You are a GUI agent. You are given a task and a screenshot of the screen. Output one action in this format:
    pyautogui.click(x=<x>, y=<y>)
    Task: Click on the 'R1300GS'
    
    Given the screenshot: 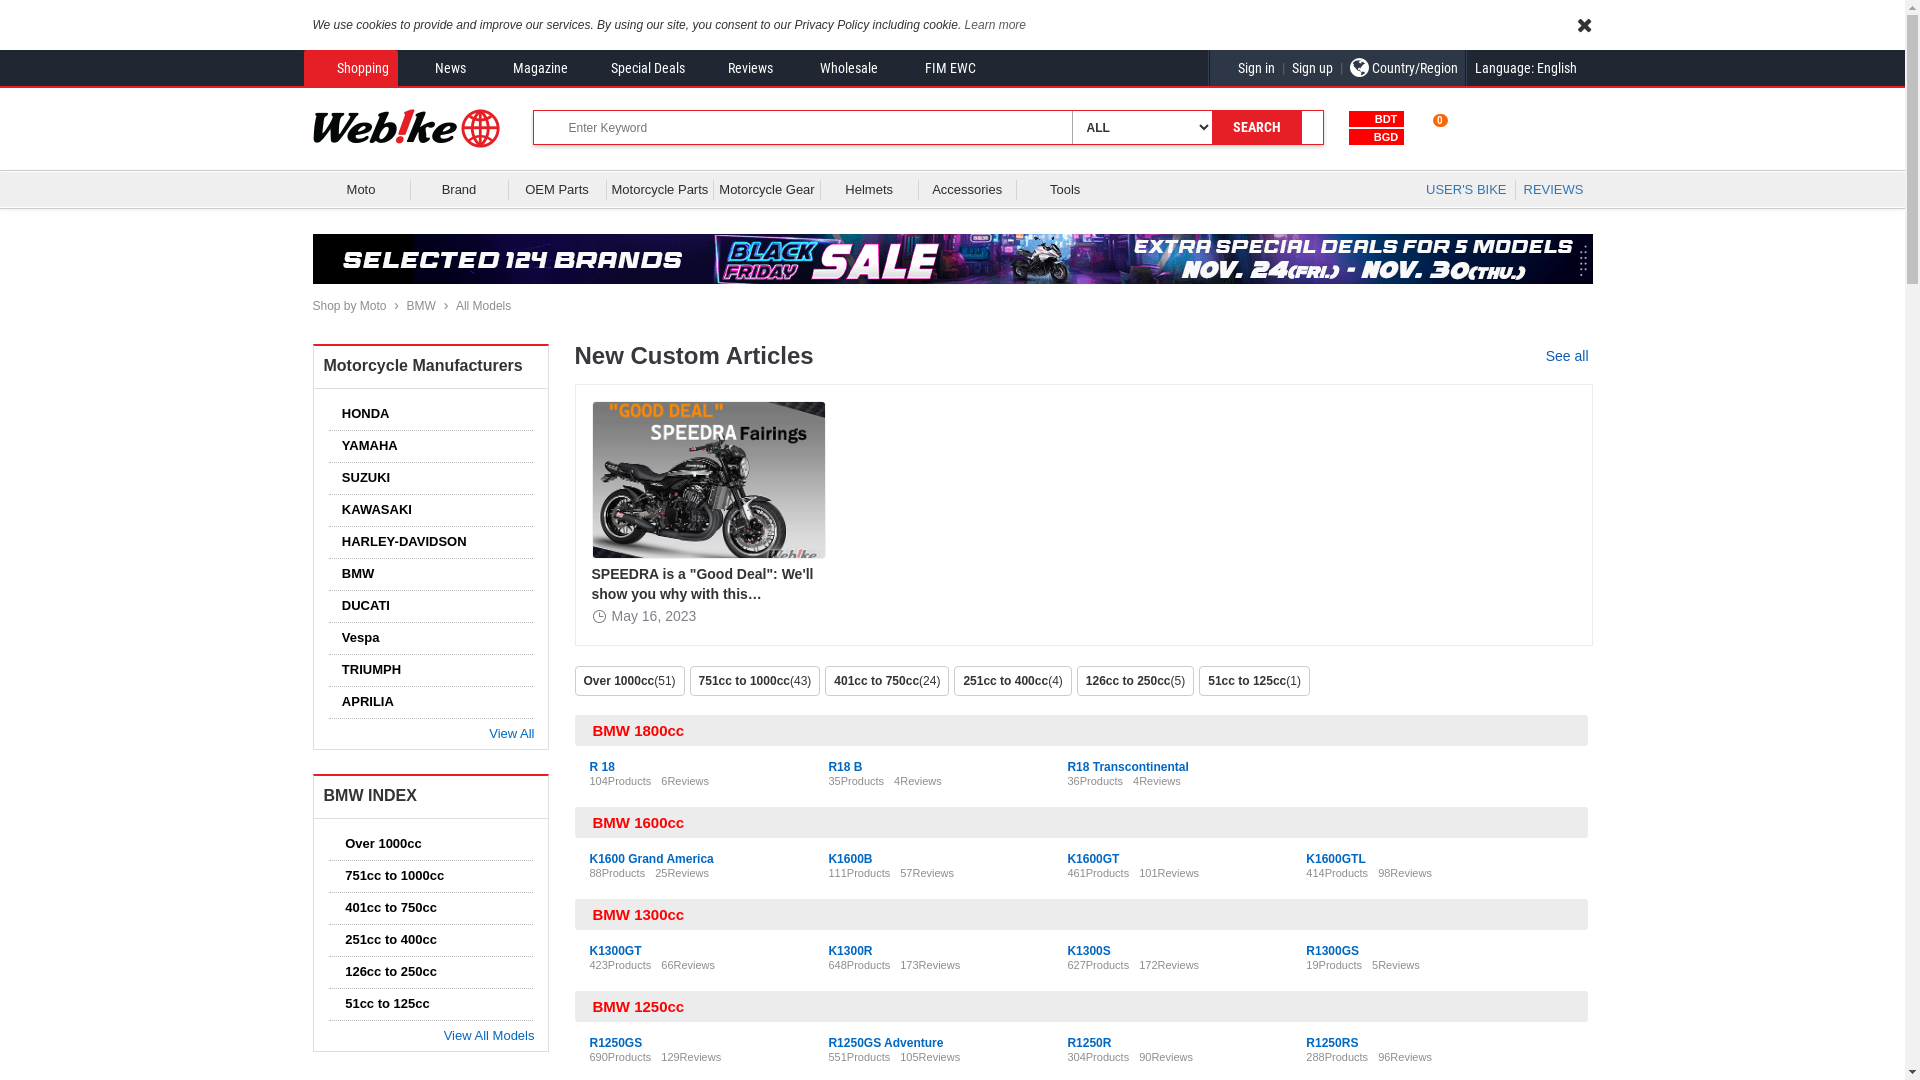 What is the action you would take?
    pyautogui.click(x=1332, y=950)
    